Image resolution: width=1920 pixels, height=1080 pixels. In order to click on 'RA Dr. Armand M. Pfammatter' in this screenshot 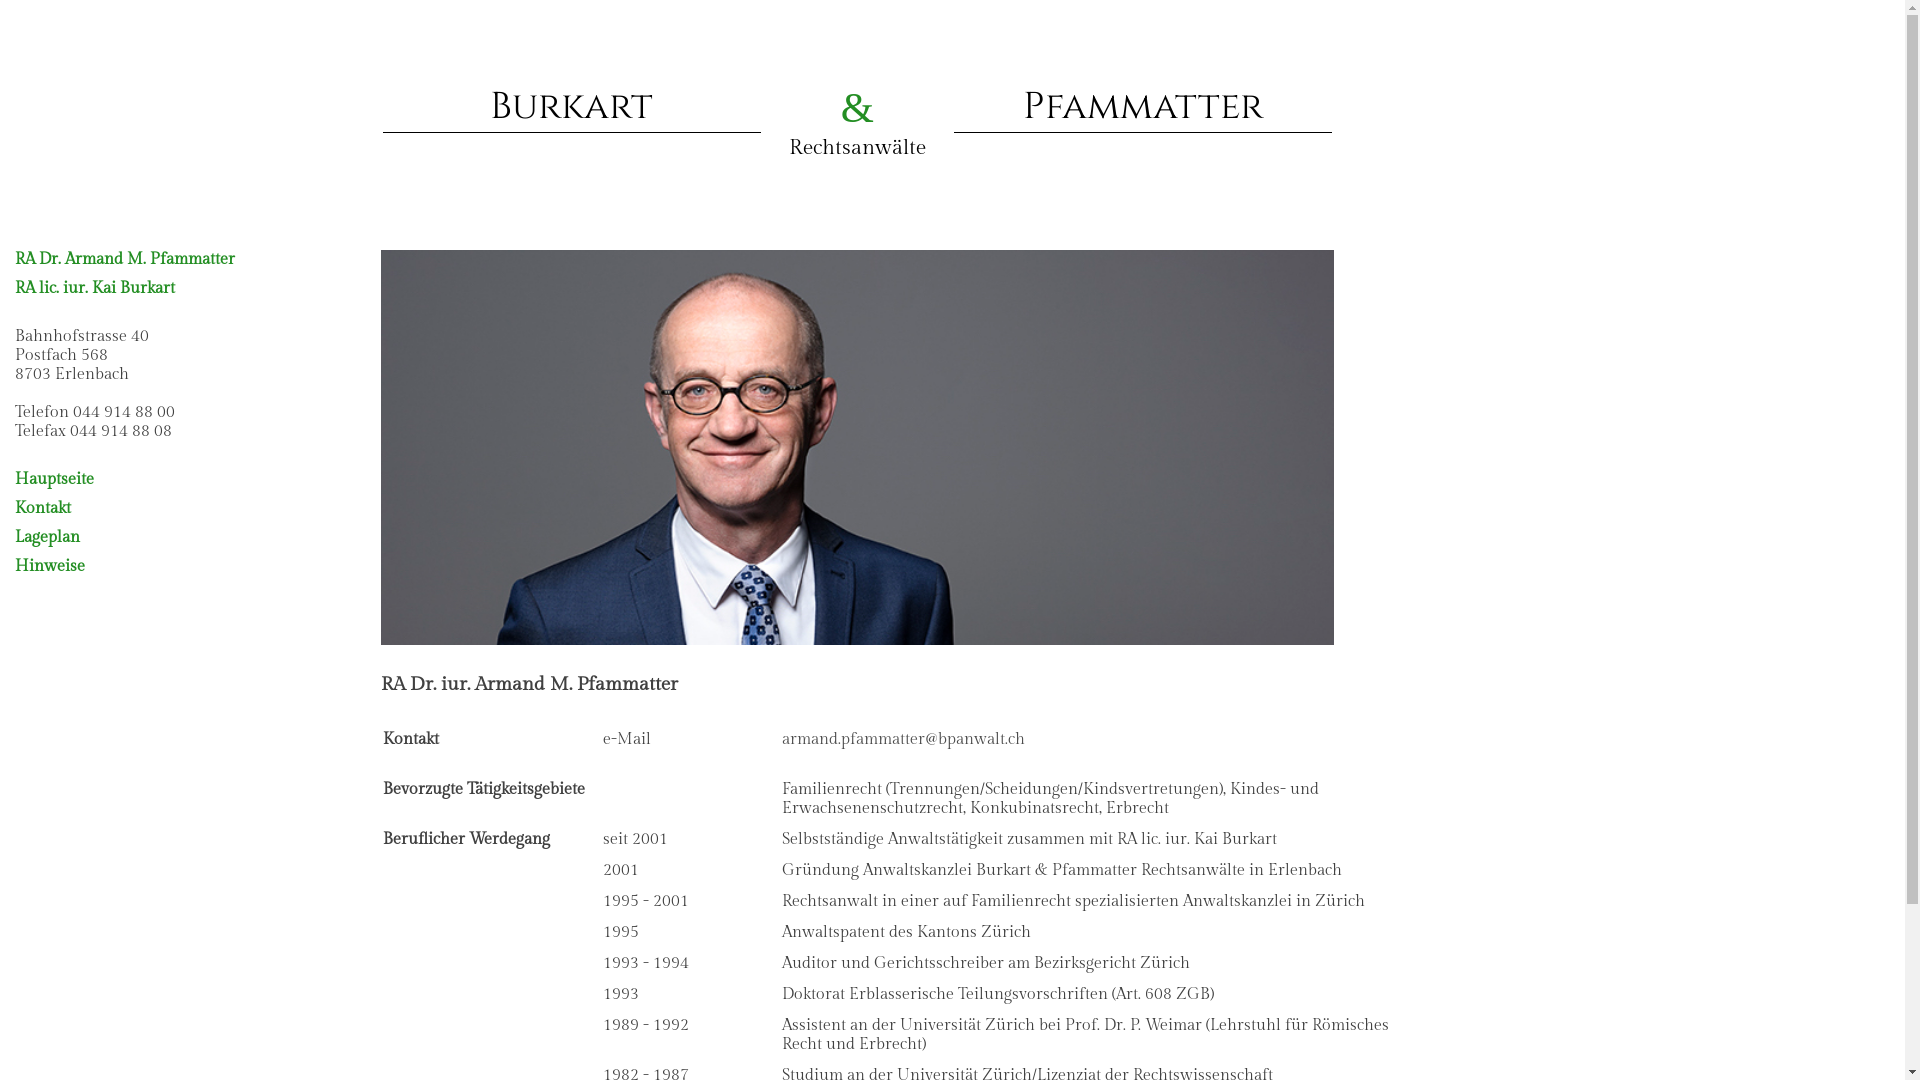, I will do `click(123, 258)`.